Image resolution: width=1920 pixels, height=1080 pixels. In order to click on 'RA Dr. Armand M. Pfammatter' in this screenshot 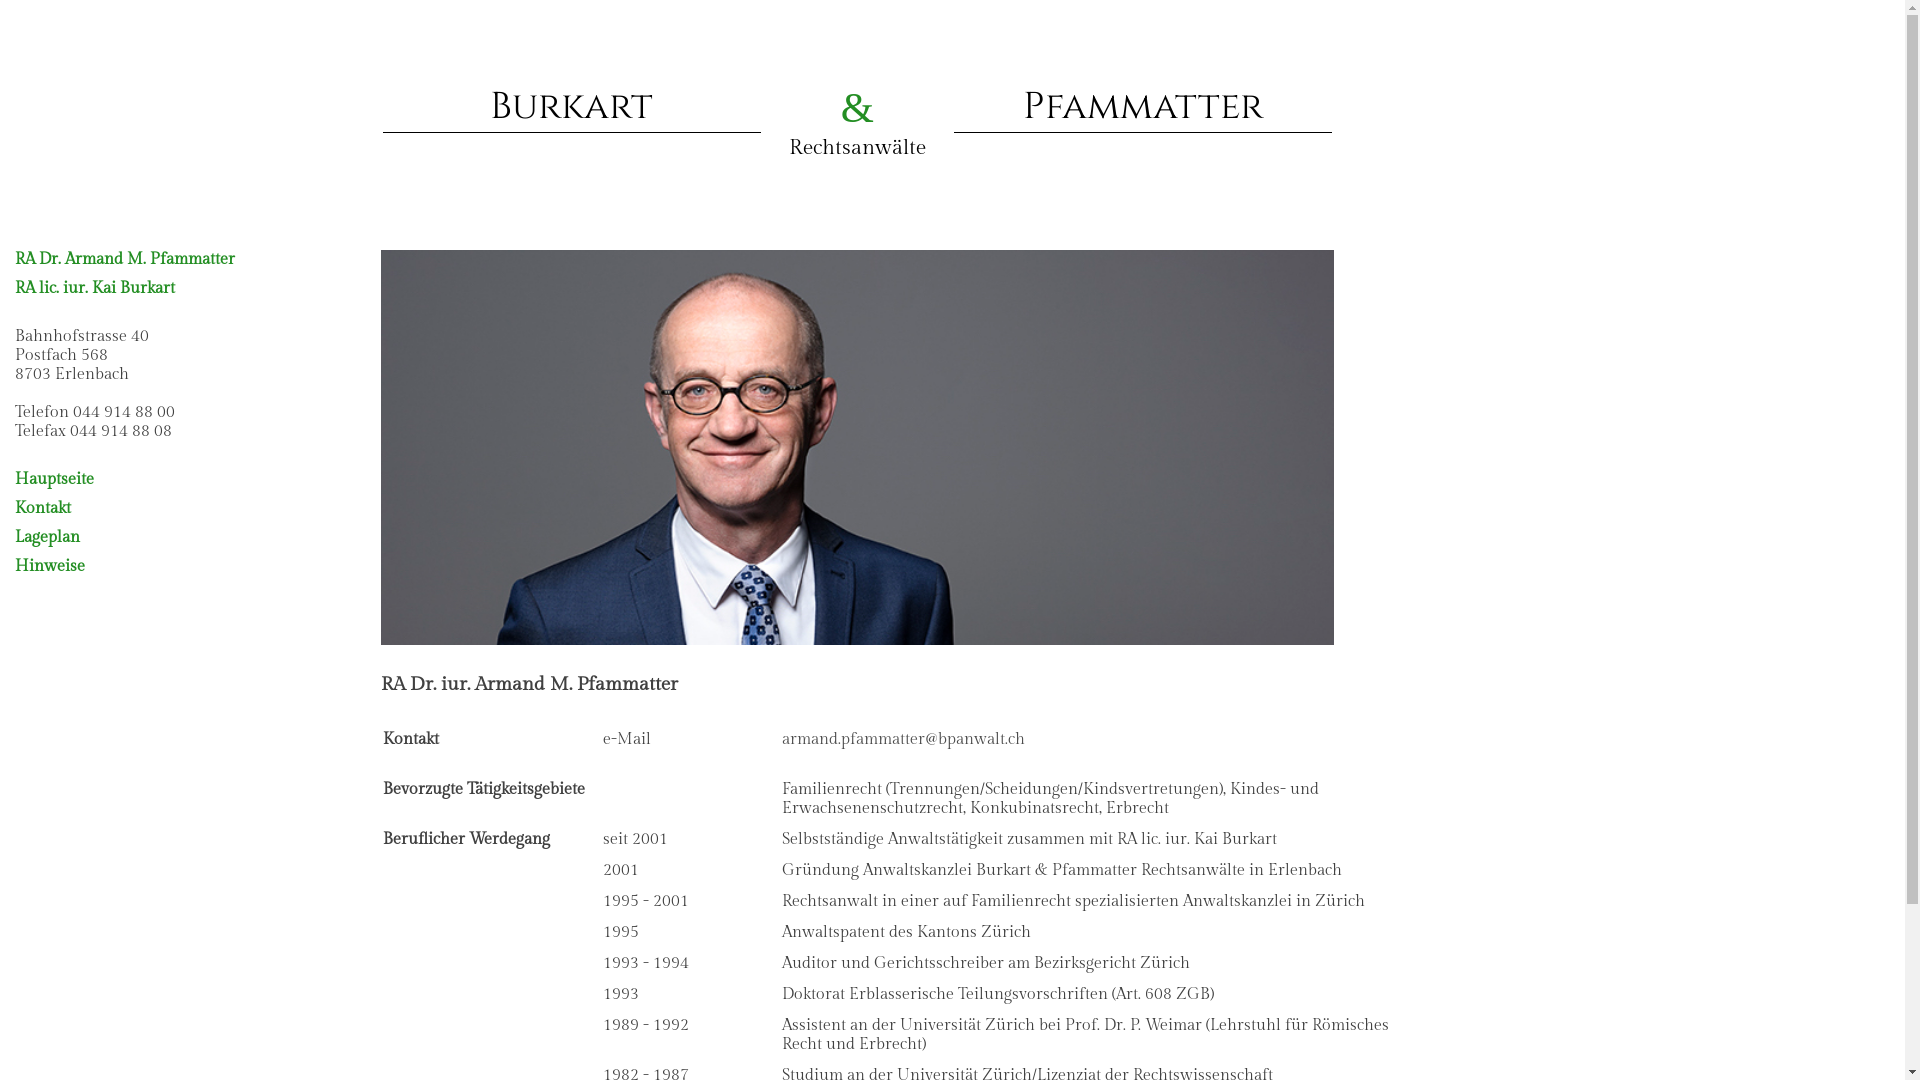, I will do `click(123, 258)`.